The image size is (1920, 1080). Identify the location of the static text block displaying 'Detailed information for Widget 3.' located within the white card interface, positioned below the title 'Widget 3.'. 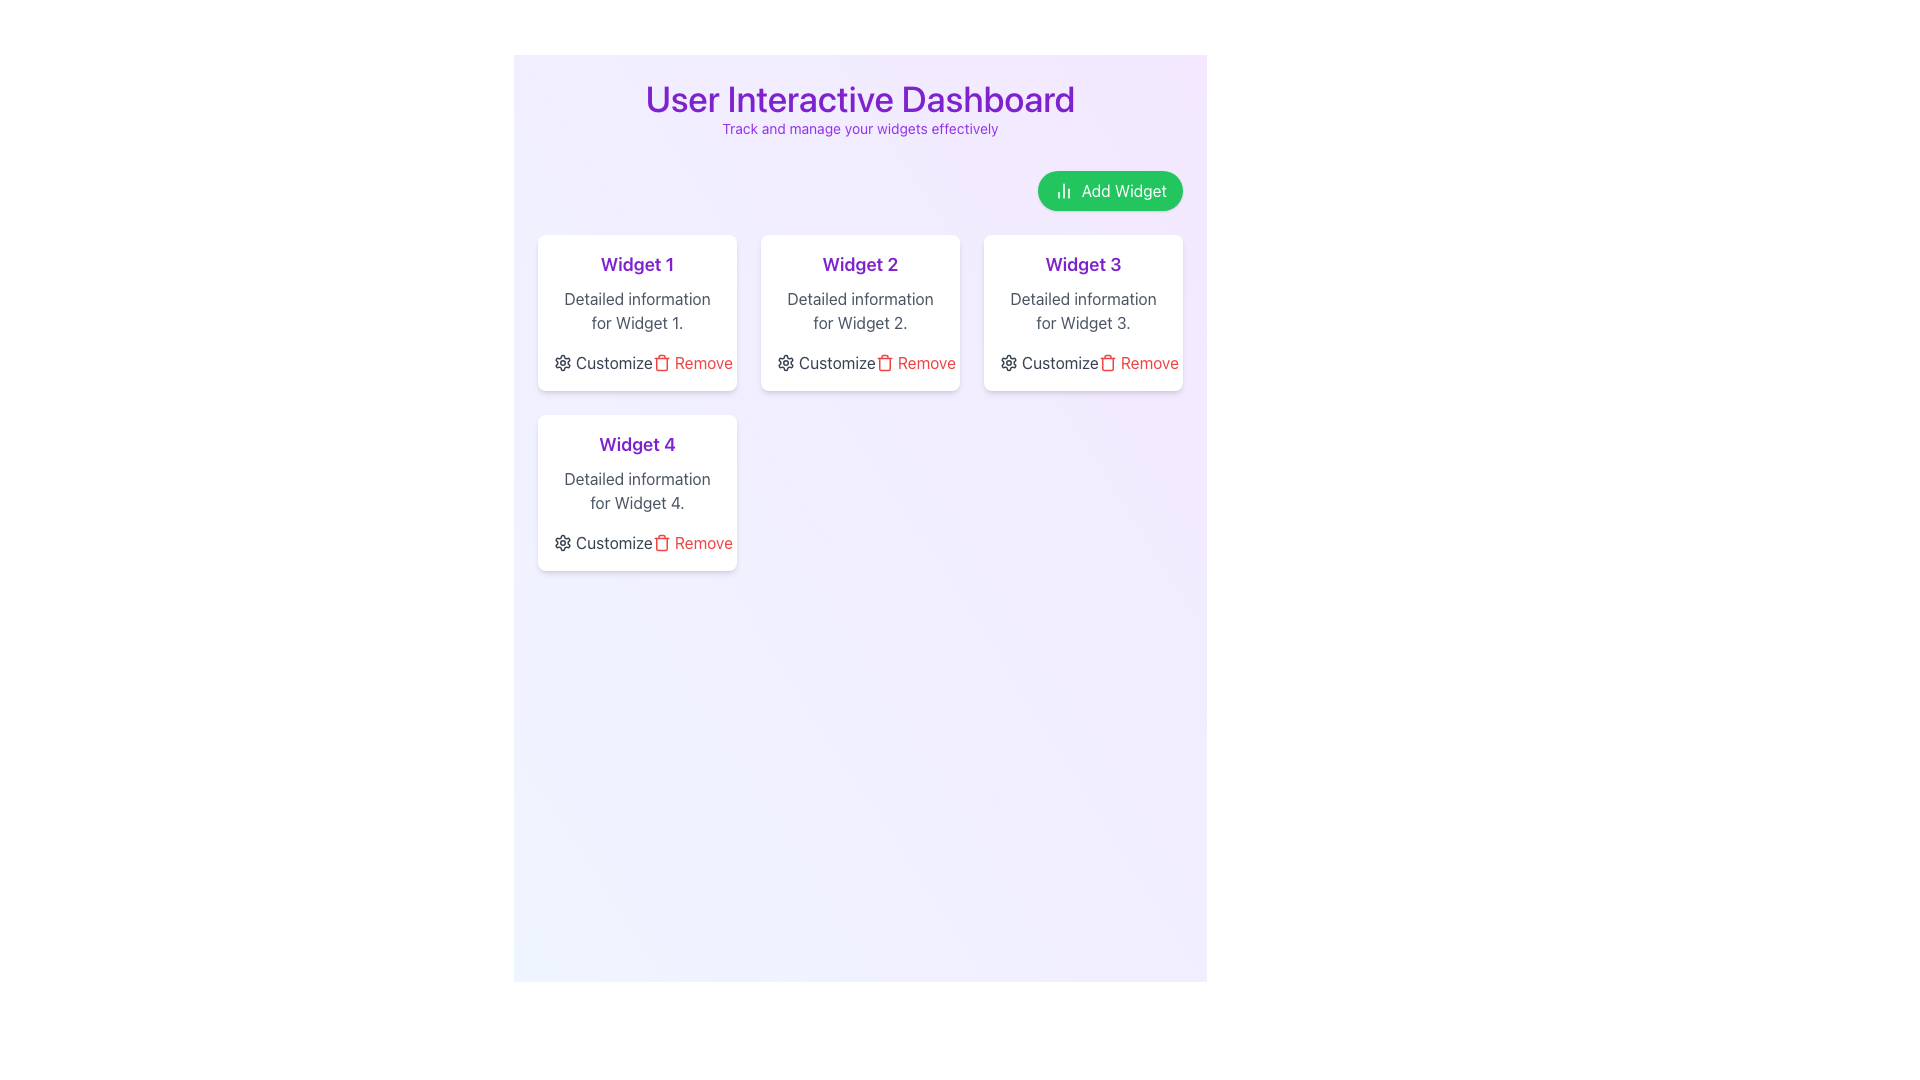
(1082, 311).